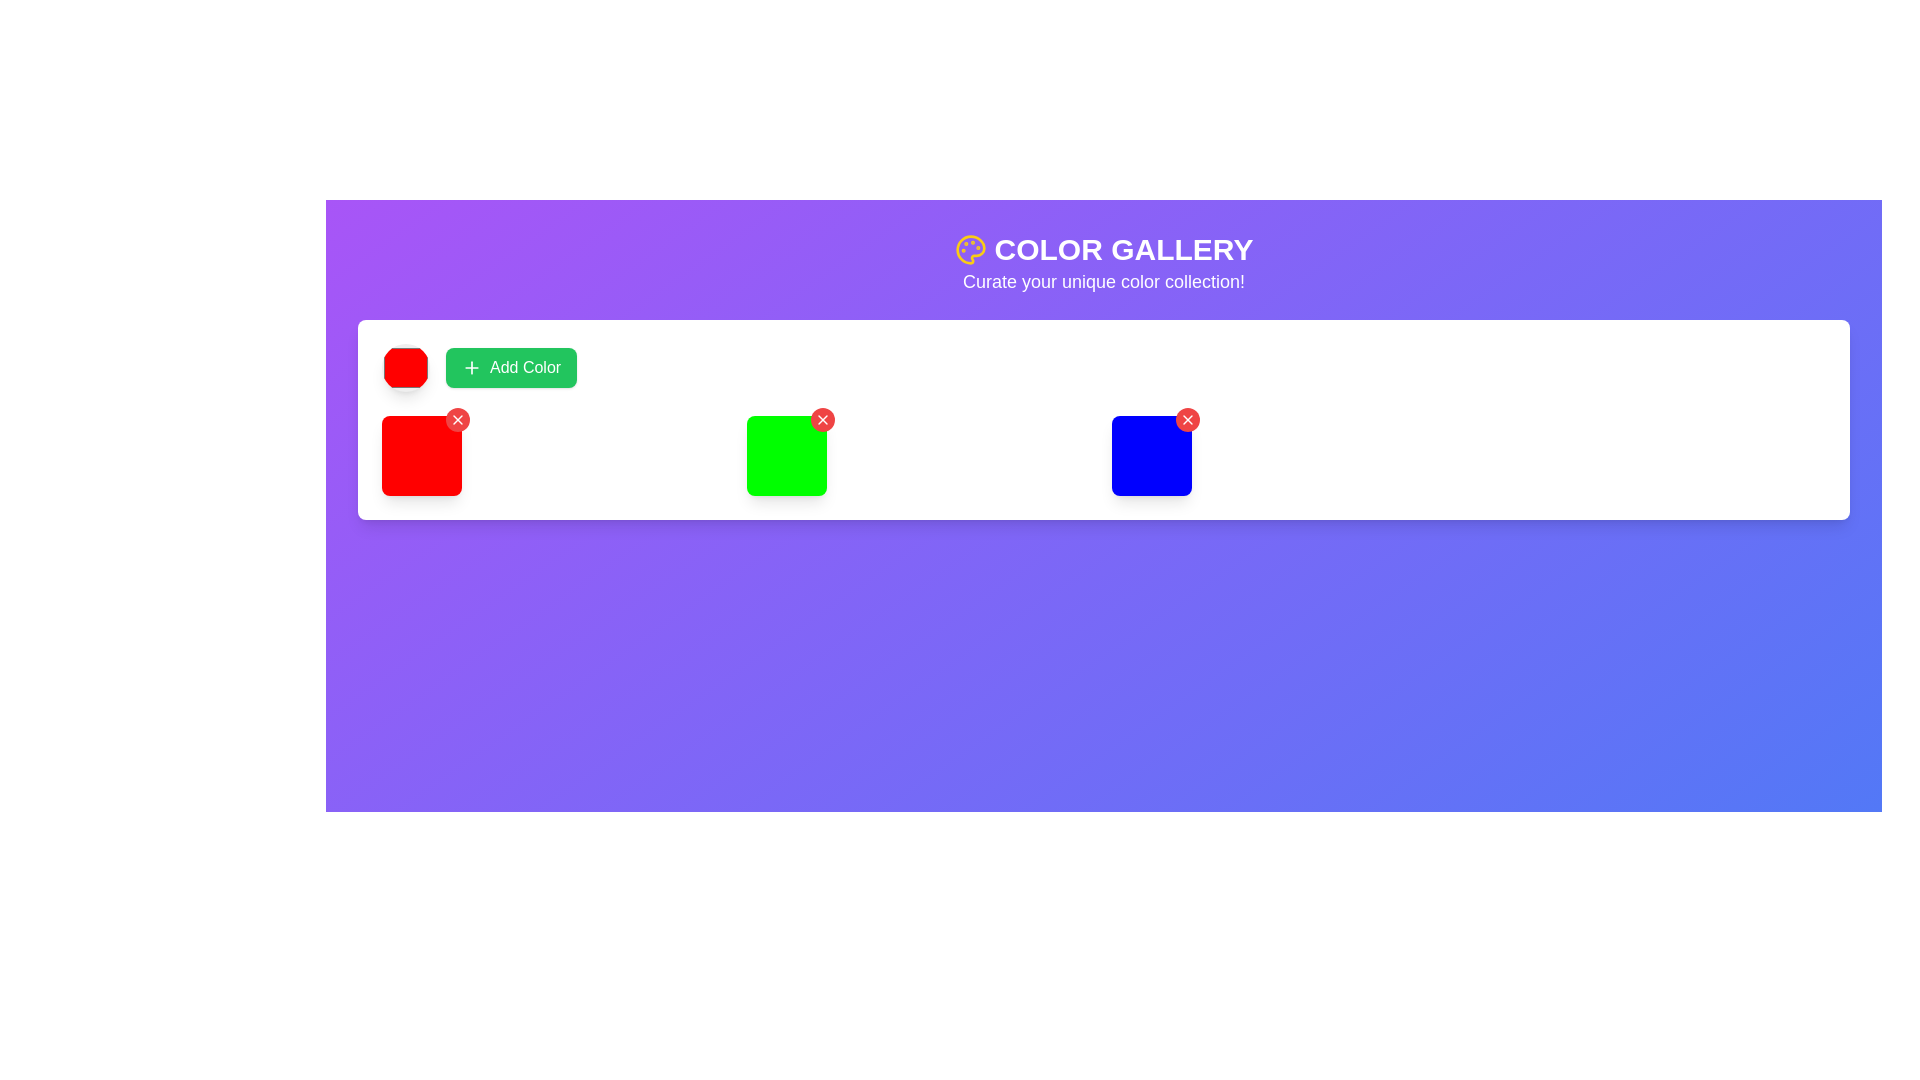 The image size is (1920, 1080). Describe the element at coordinates (822, 419) in the screenshot. I see `the circular button with a red background and white 'X' symbol located at the top-right corner of the red square card` at that location.